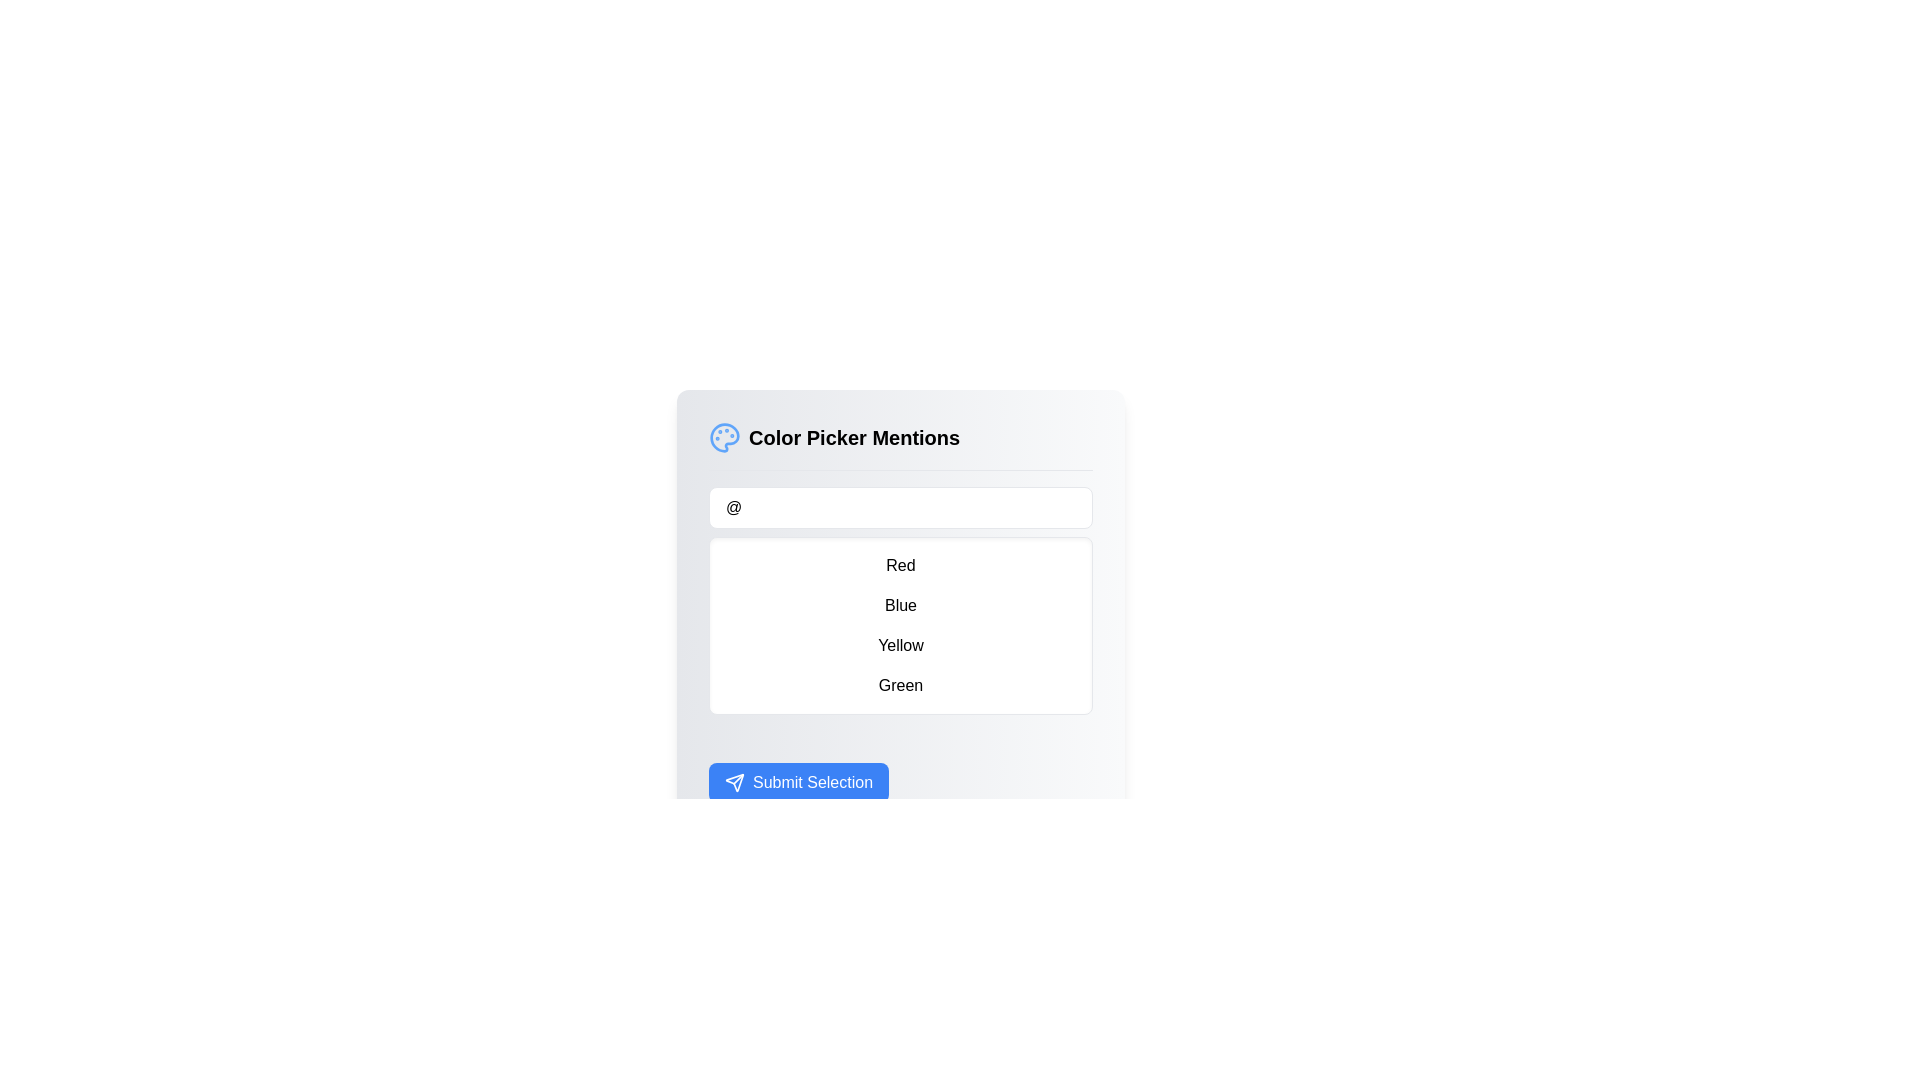 The width and height of the screenshot is (1920, 1080). I want to click on the label that serves as a title or heading, located to the right of a circular icon resembling a palette in the upper section of the interface, so click(854, 437).